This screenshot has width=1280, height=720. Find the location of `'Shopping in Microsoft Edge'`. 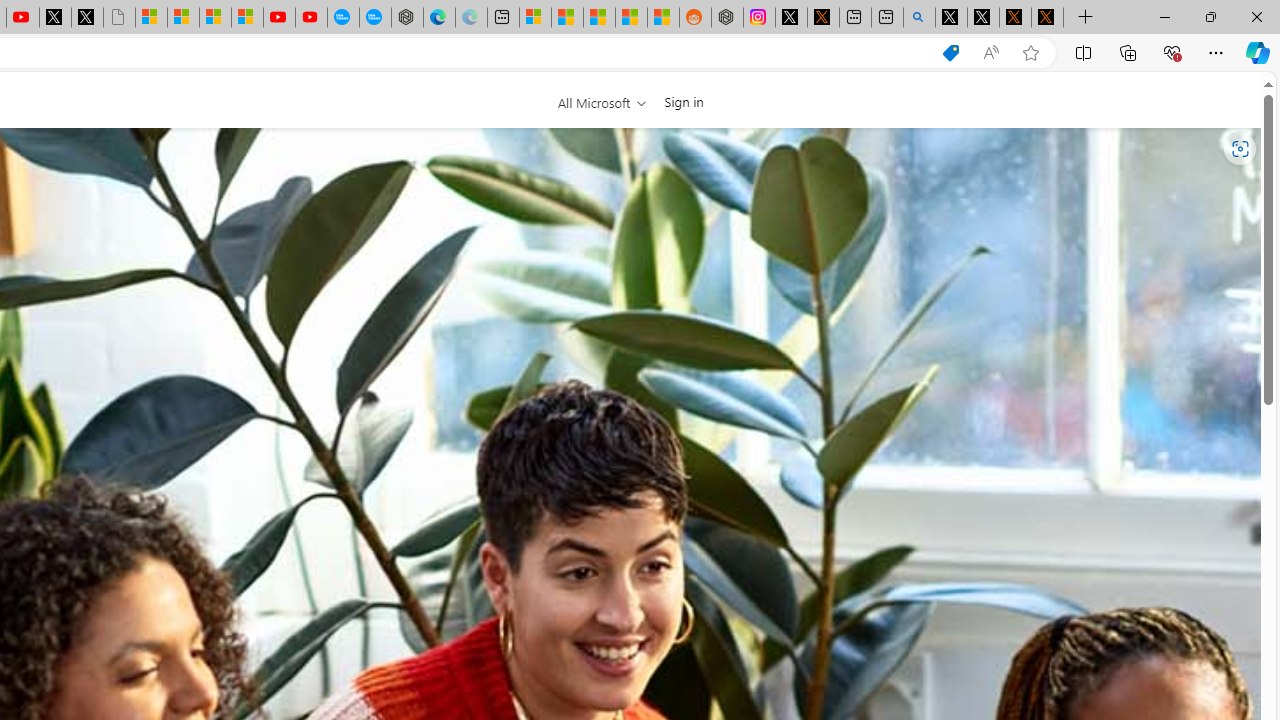

'Shopping in Microsoft Edge' is located at coordinates (950, 52).